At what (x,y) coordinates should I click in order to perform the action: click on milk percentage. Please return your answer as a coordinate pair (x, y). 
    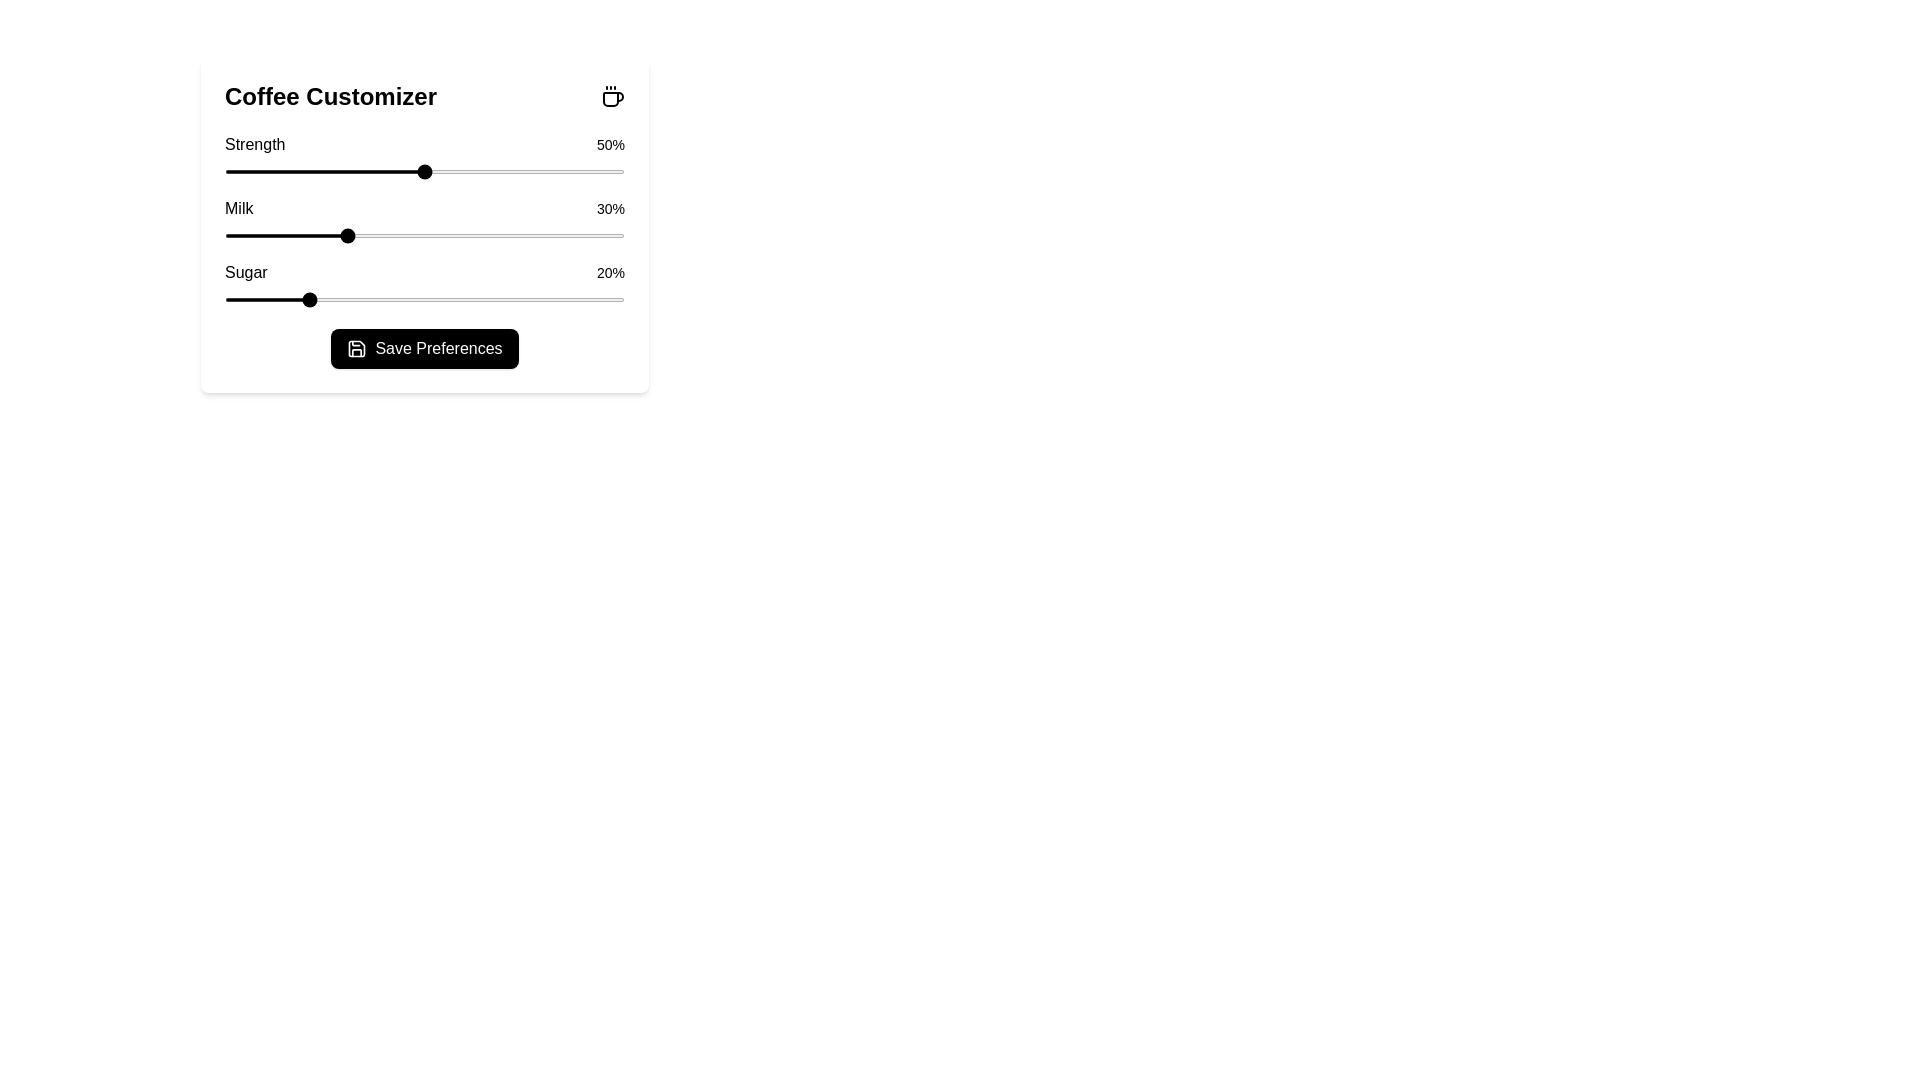
    Looking at the image, I should click on (332, 234).